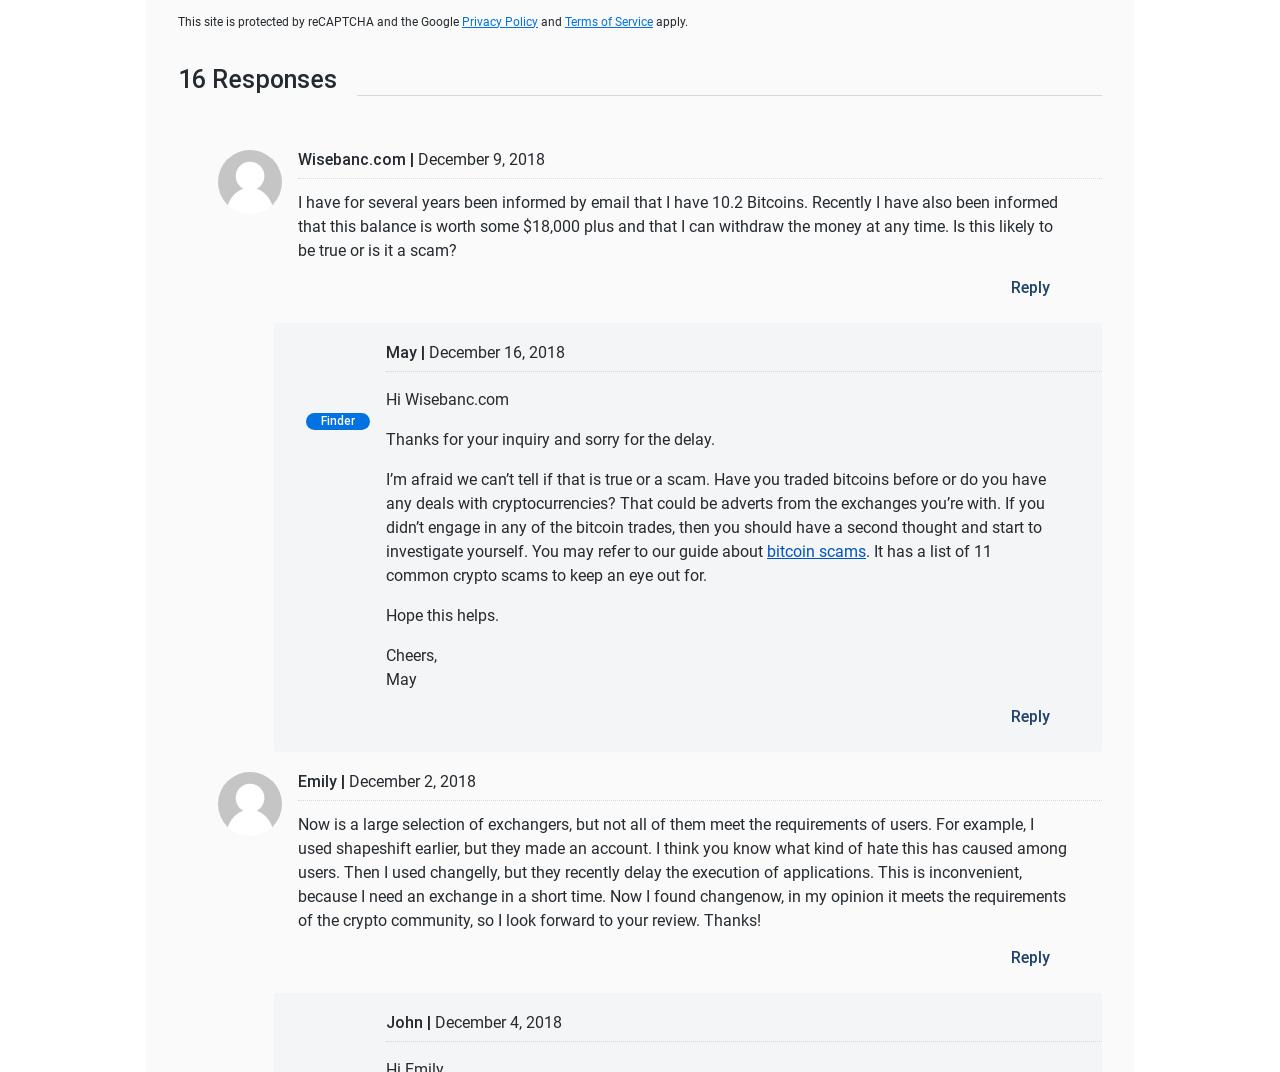 Image resolution: width=1280 pixels, height=1072 pixels. I want to click on 'Hope this helps.', so click(441, 614).